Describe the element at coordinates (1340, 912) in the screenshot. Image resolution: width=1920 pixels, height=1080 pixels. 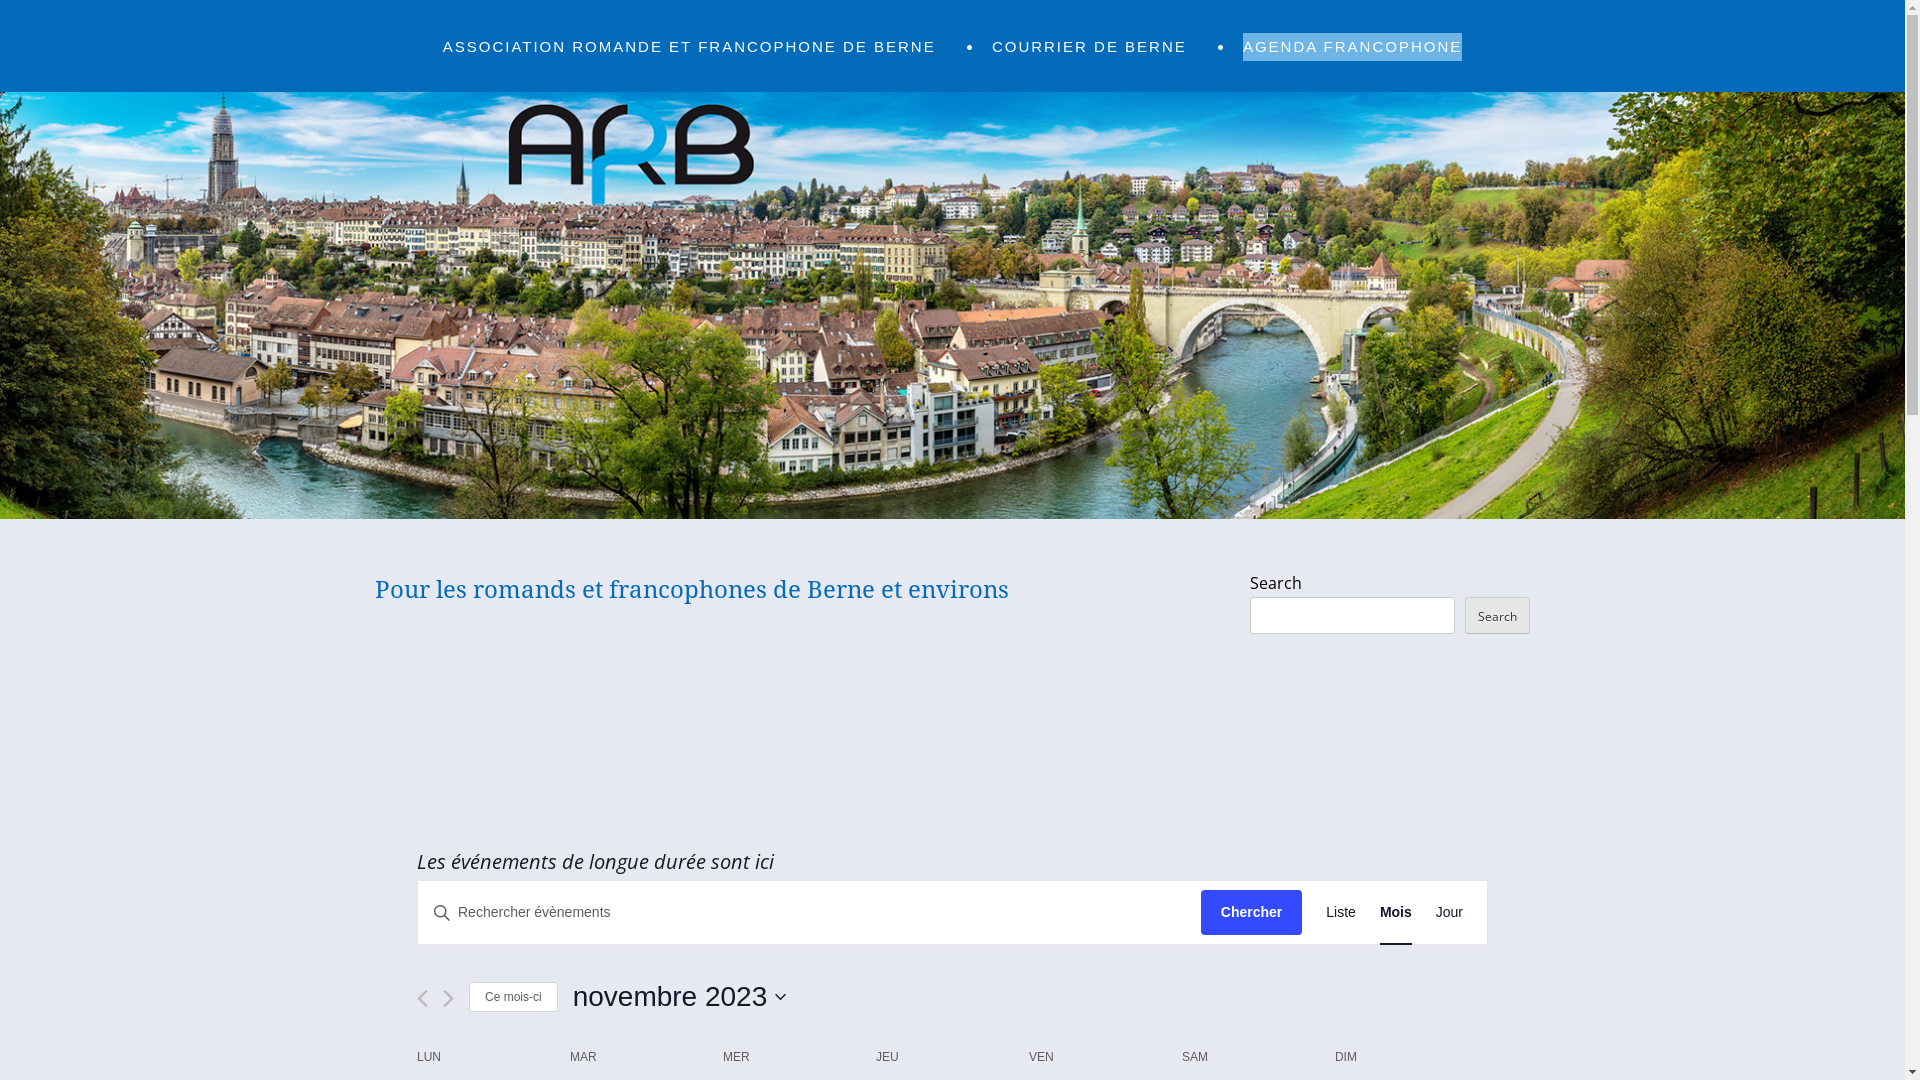
I see `'Liste'` at that location.